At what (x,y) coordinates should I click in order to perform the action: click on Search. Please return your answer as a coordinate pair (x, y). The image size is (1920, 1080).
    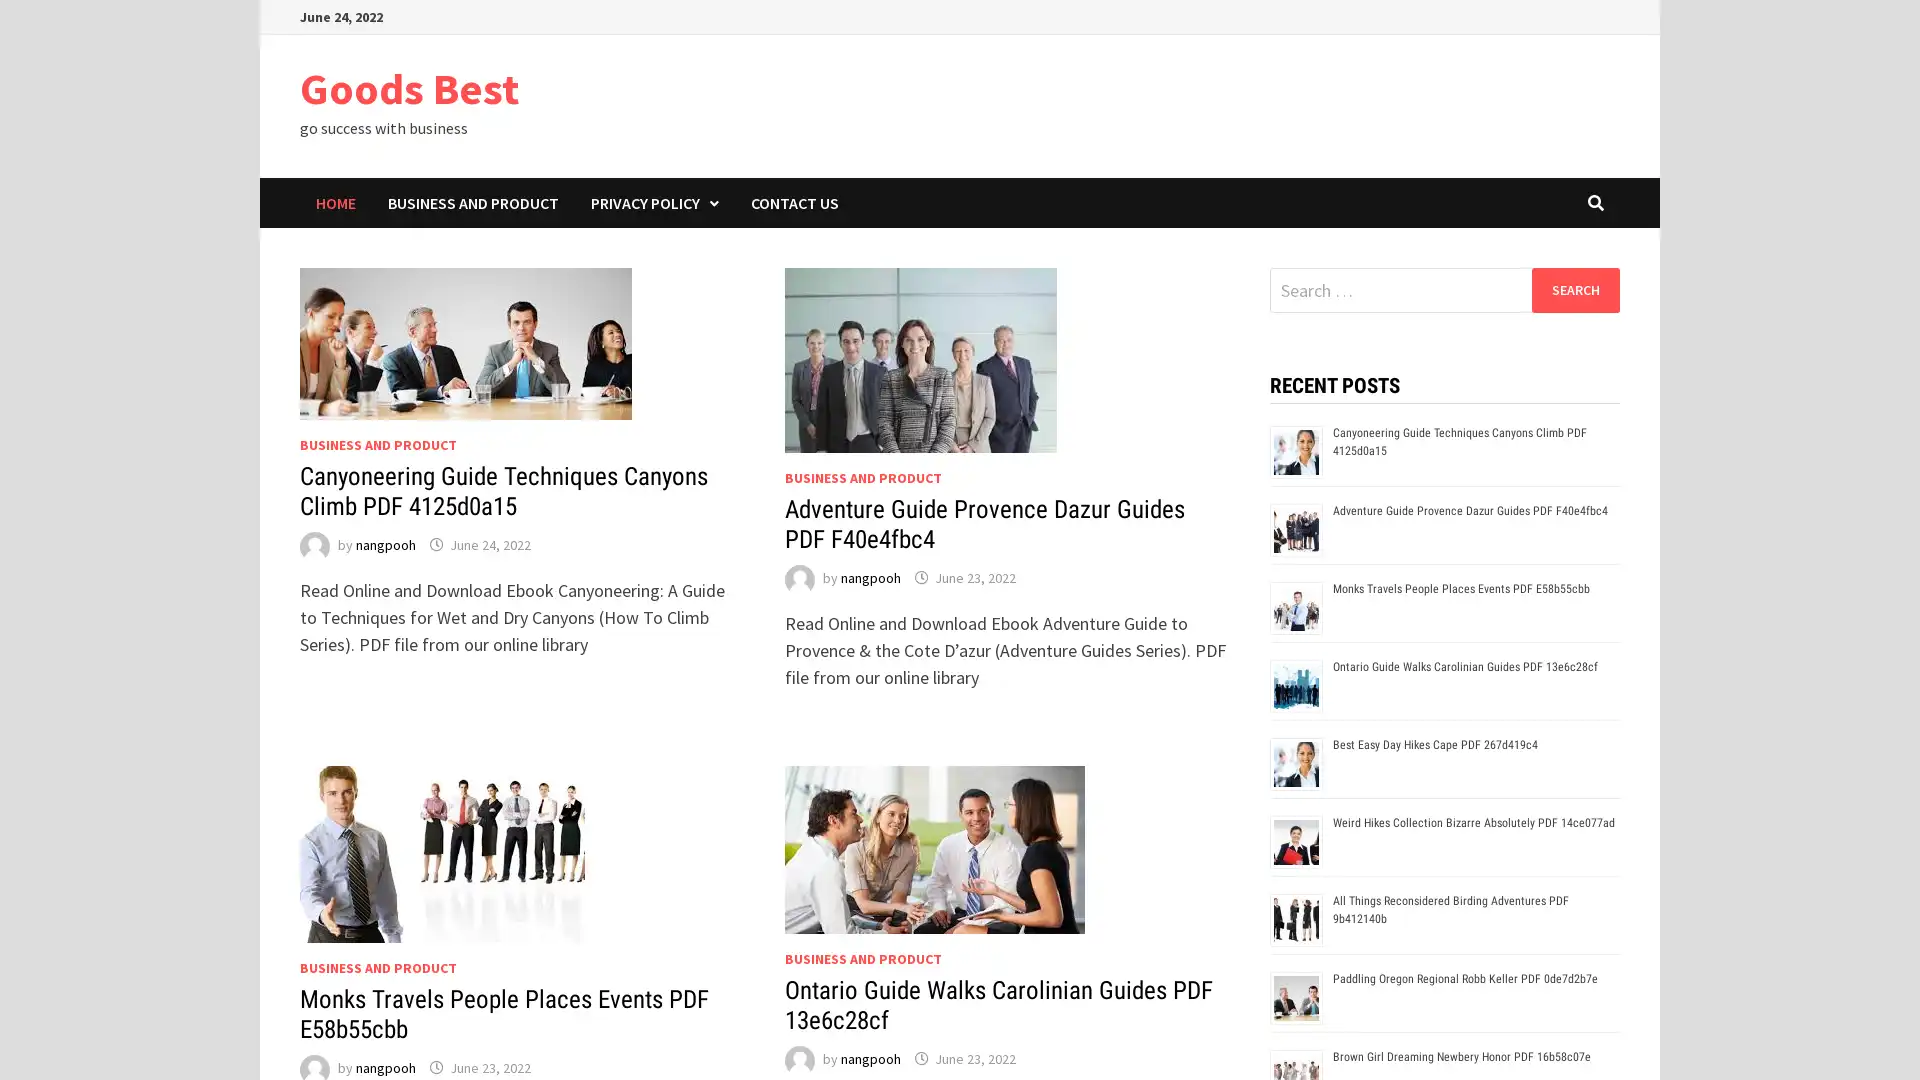
    Looking at the image, I should click on (1574, 289).